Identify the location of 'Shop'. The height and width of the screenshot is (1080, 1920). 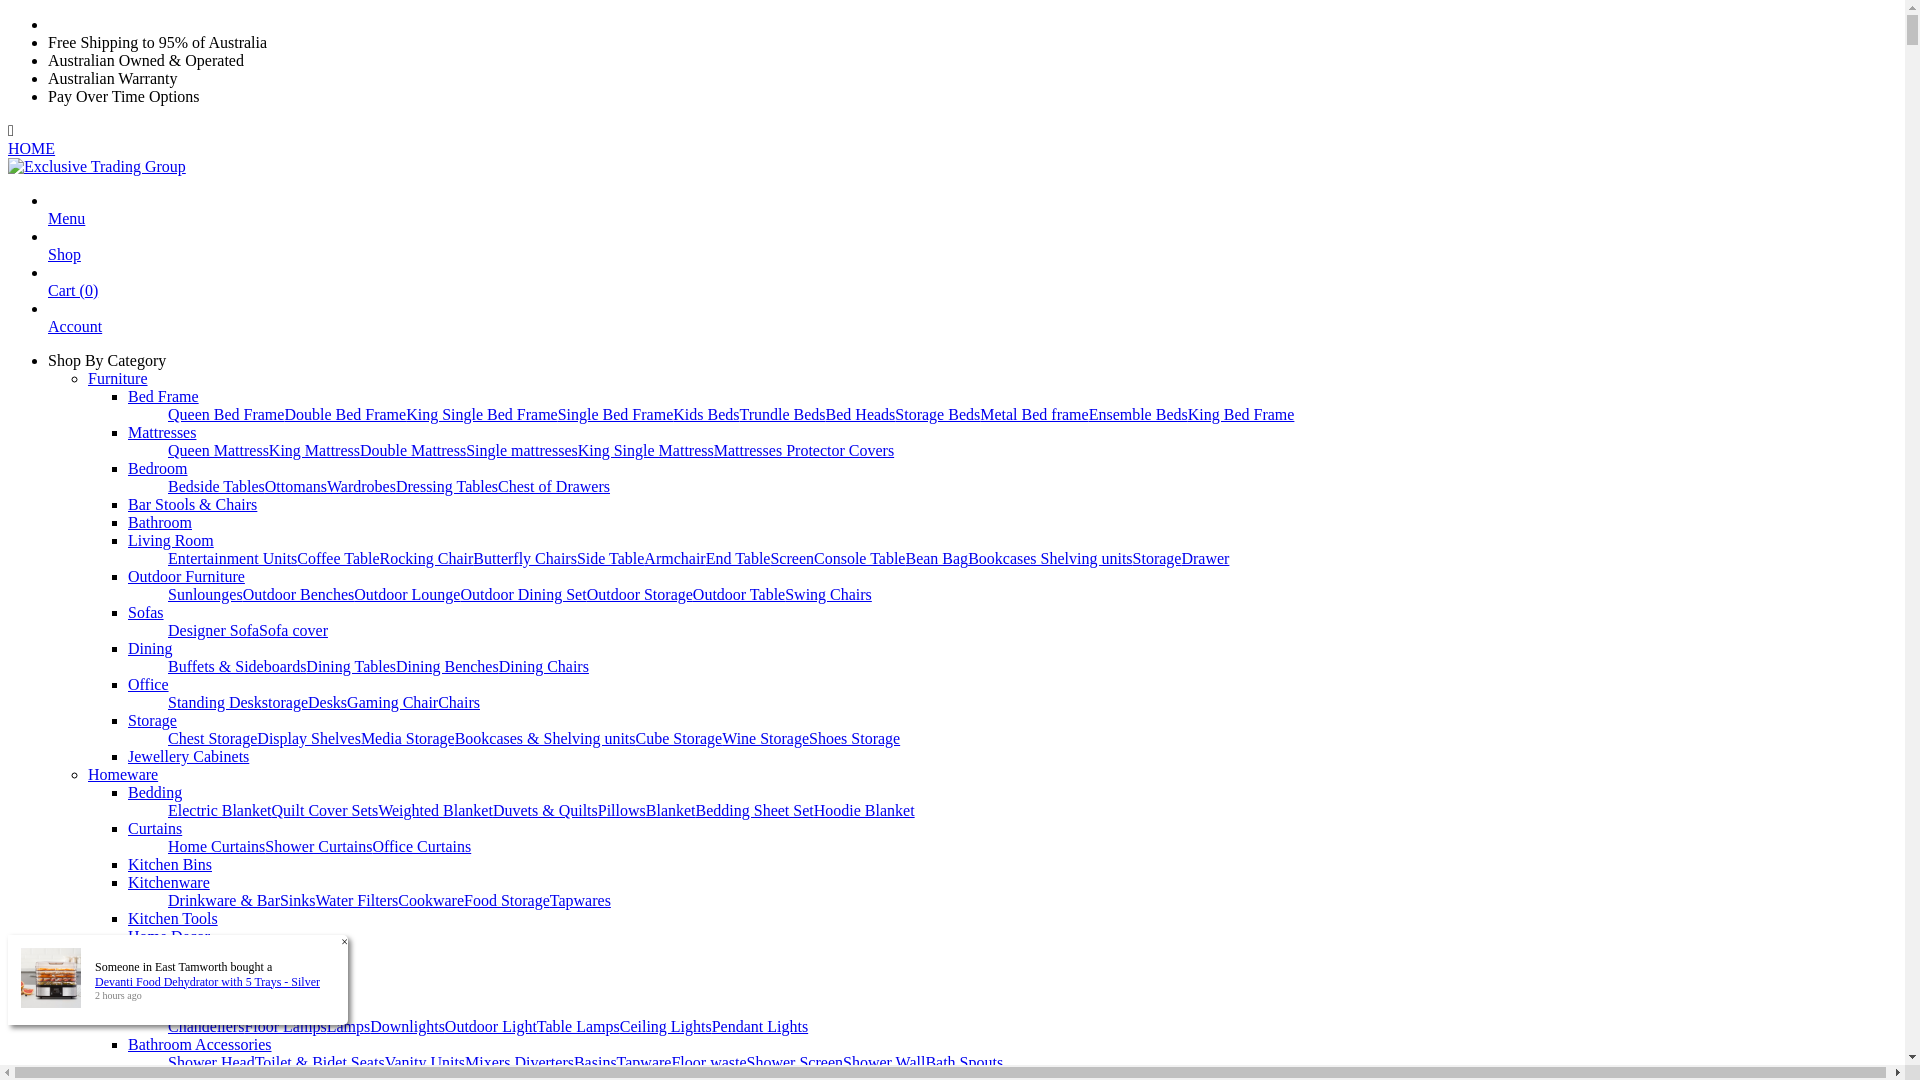
(64, 262).